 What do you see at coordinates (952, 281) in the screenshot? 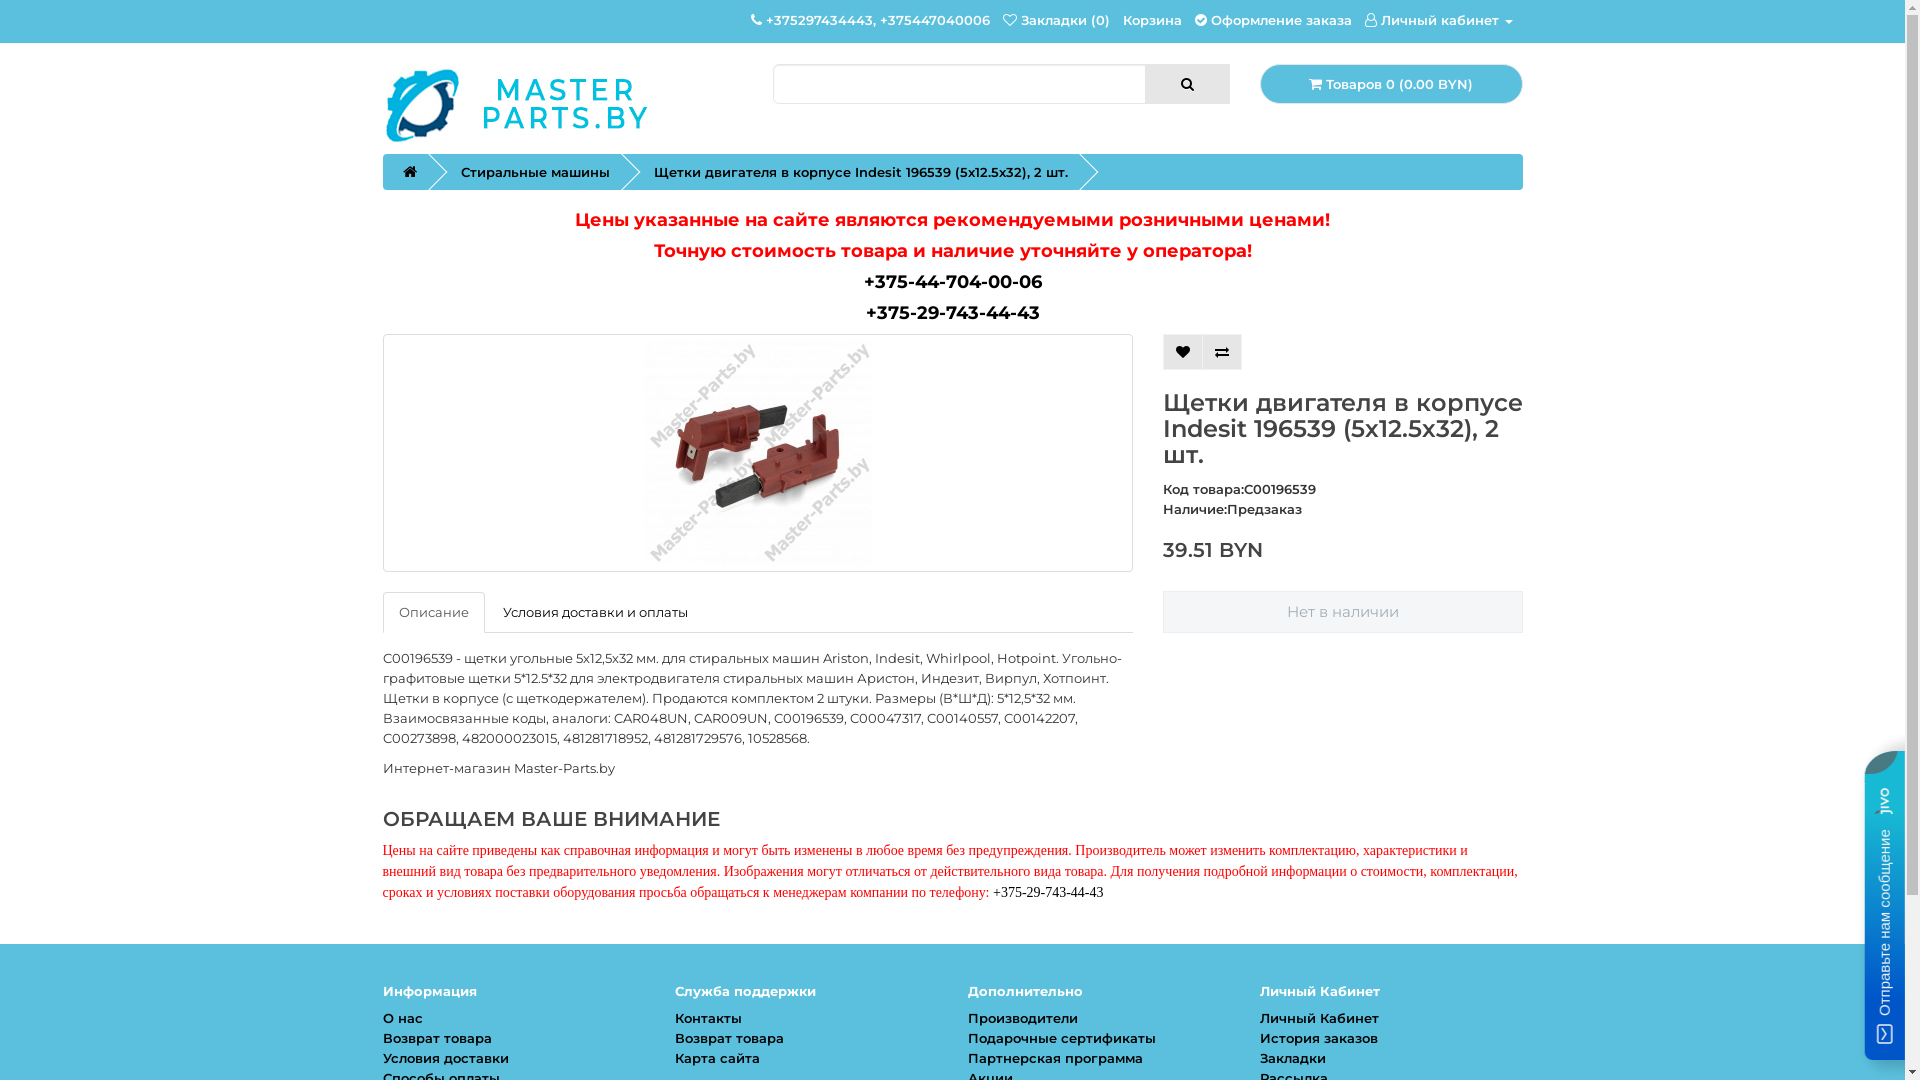
I see `'+375-44-704-00-06'` at bounding box center [952, 281].